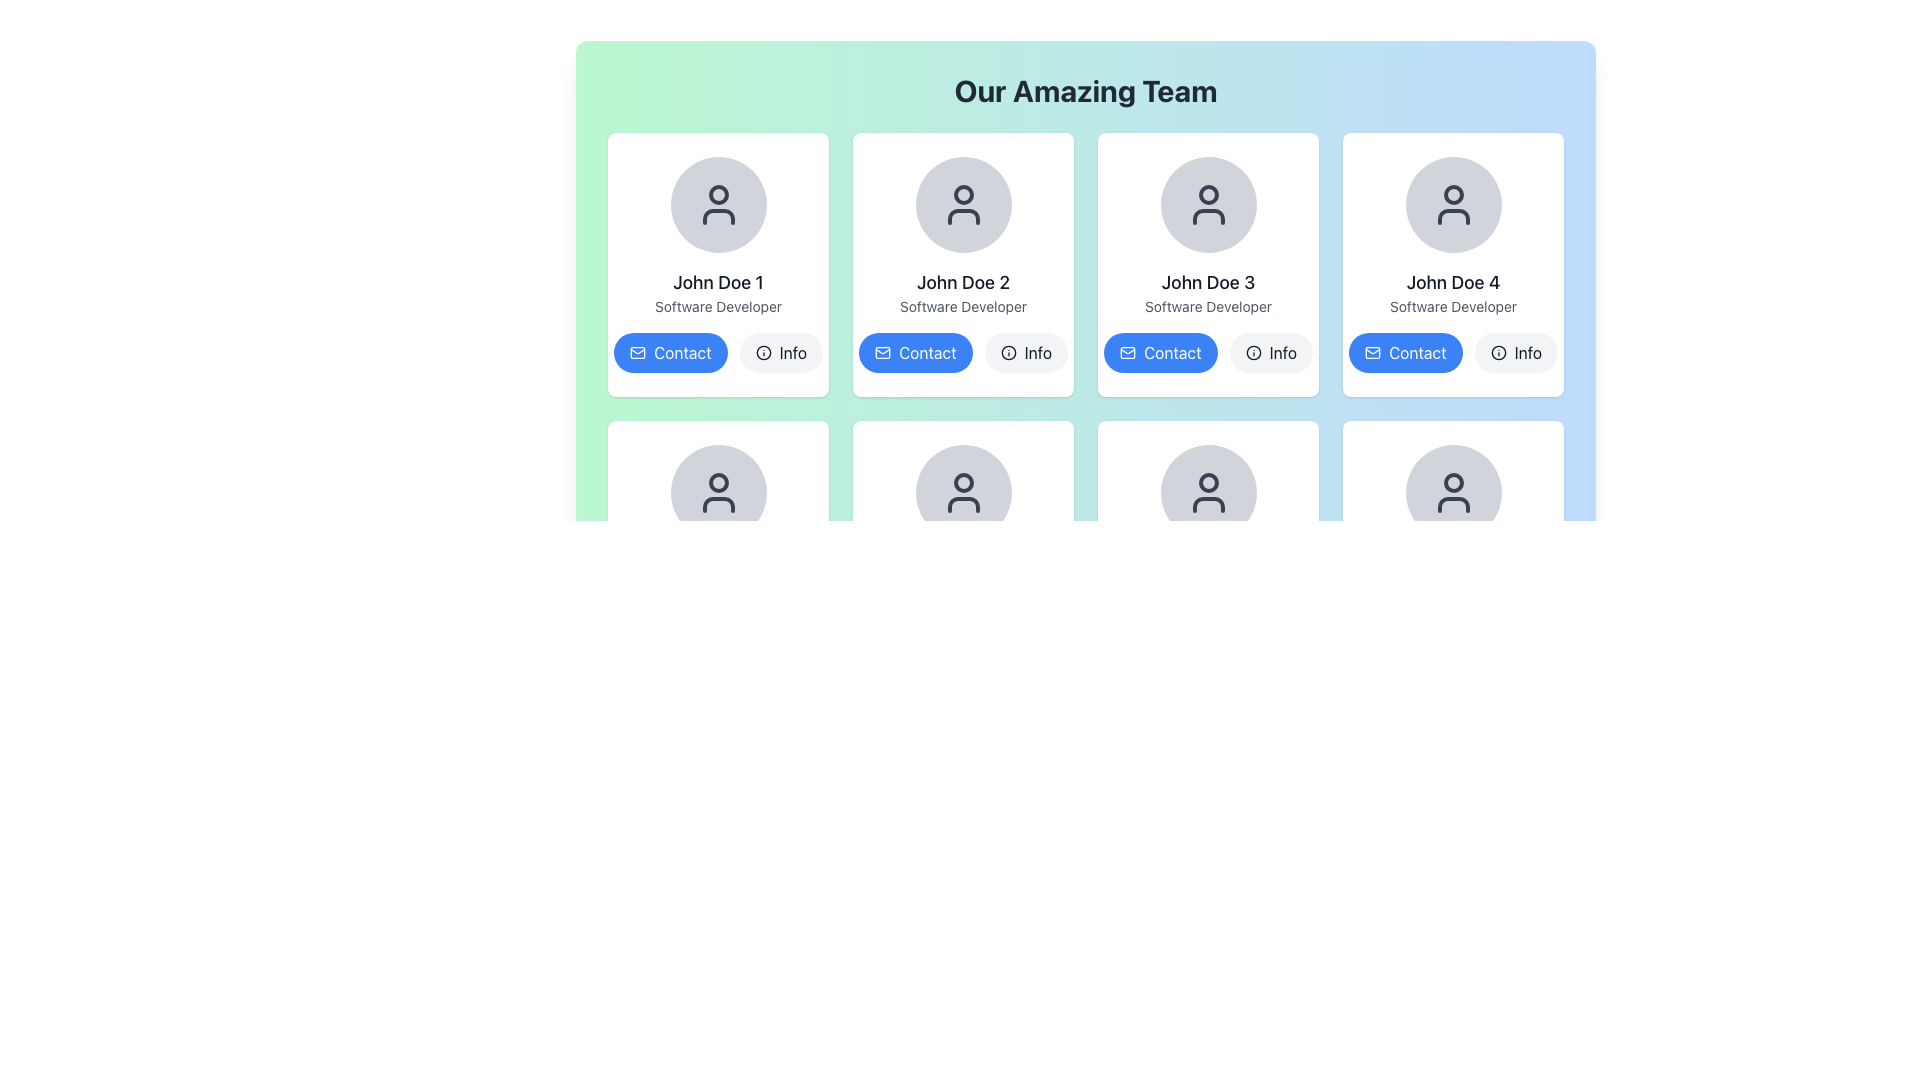 This screenshot has height=1080, width=1920. I want to click on the grouped buttons in the fourth profile card of the 'Our Amazing Team' section below 'John Doe 4' and 'Software Developer', so click(1453, 352).